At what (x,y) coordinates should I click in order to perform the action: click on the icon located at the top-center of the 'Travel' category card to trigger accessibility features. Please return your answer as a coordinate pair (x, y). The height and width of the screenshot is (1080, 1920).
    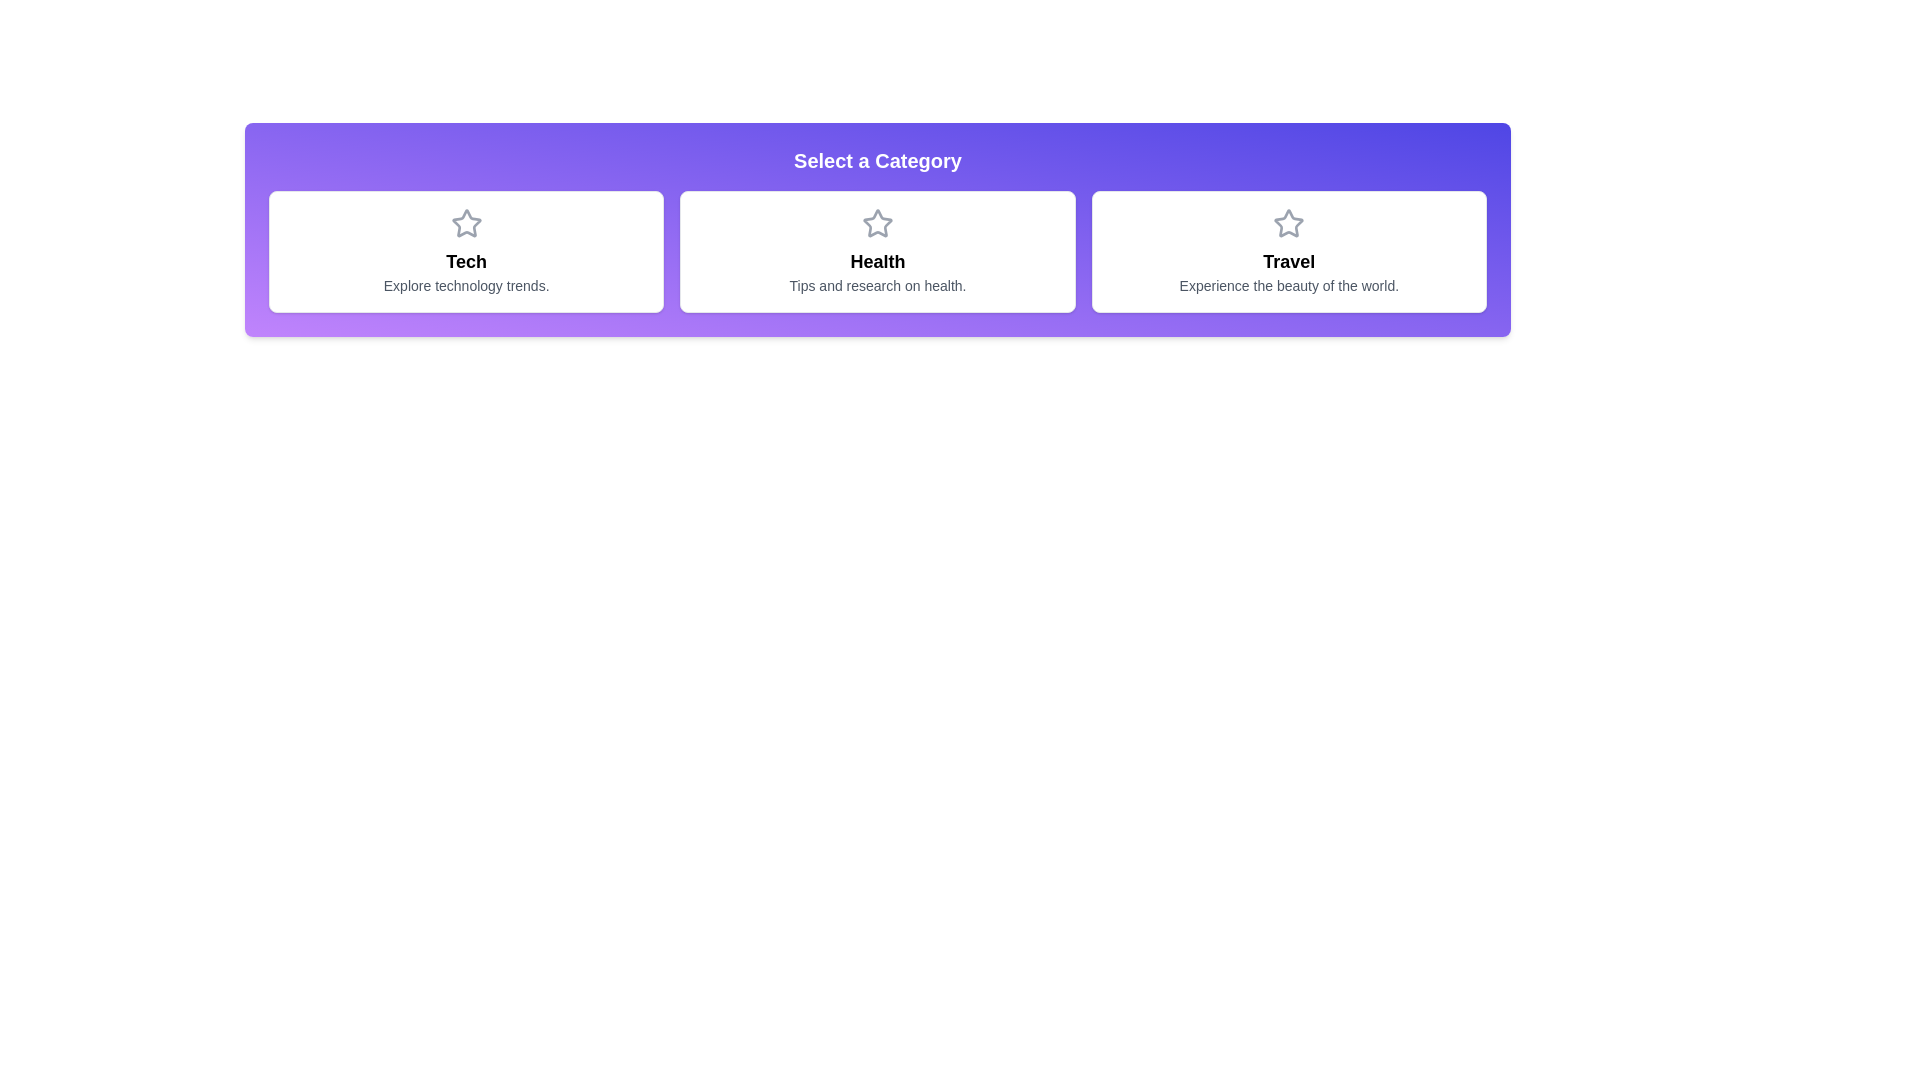
    Looking at the image, I should click on (1289, 223).